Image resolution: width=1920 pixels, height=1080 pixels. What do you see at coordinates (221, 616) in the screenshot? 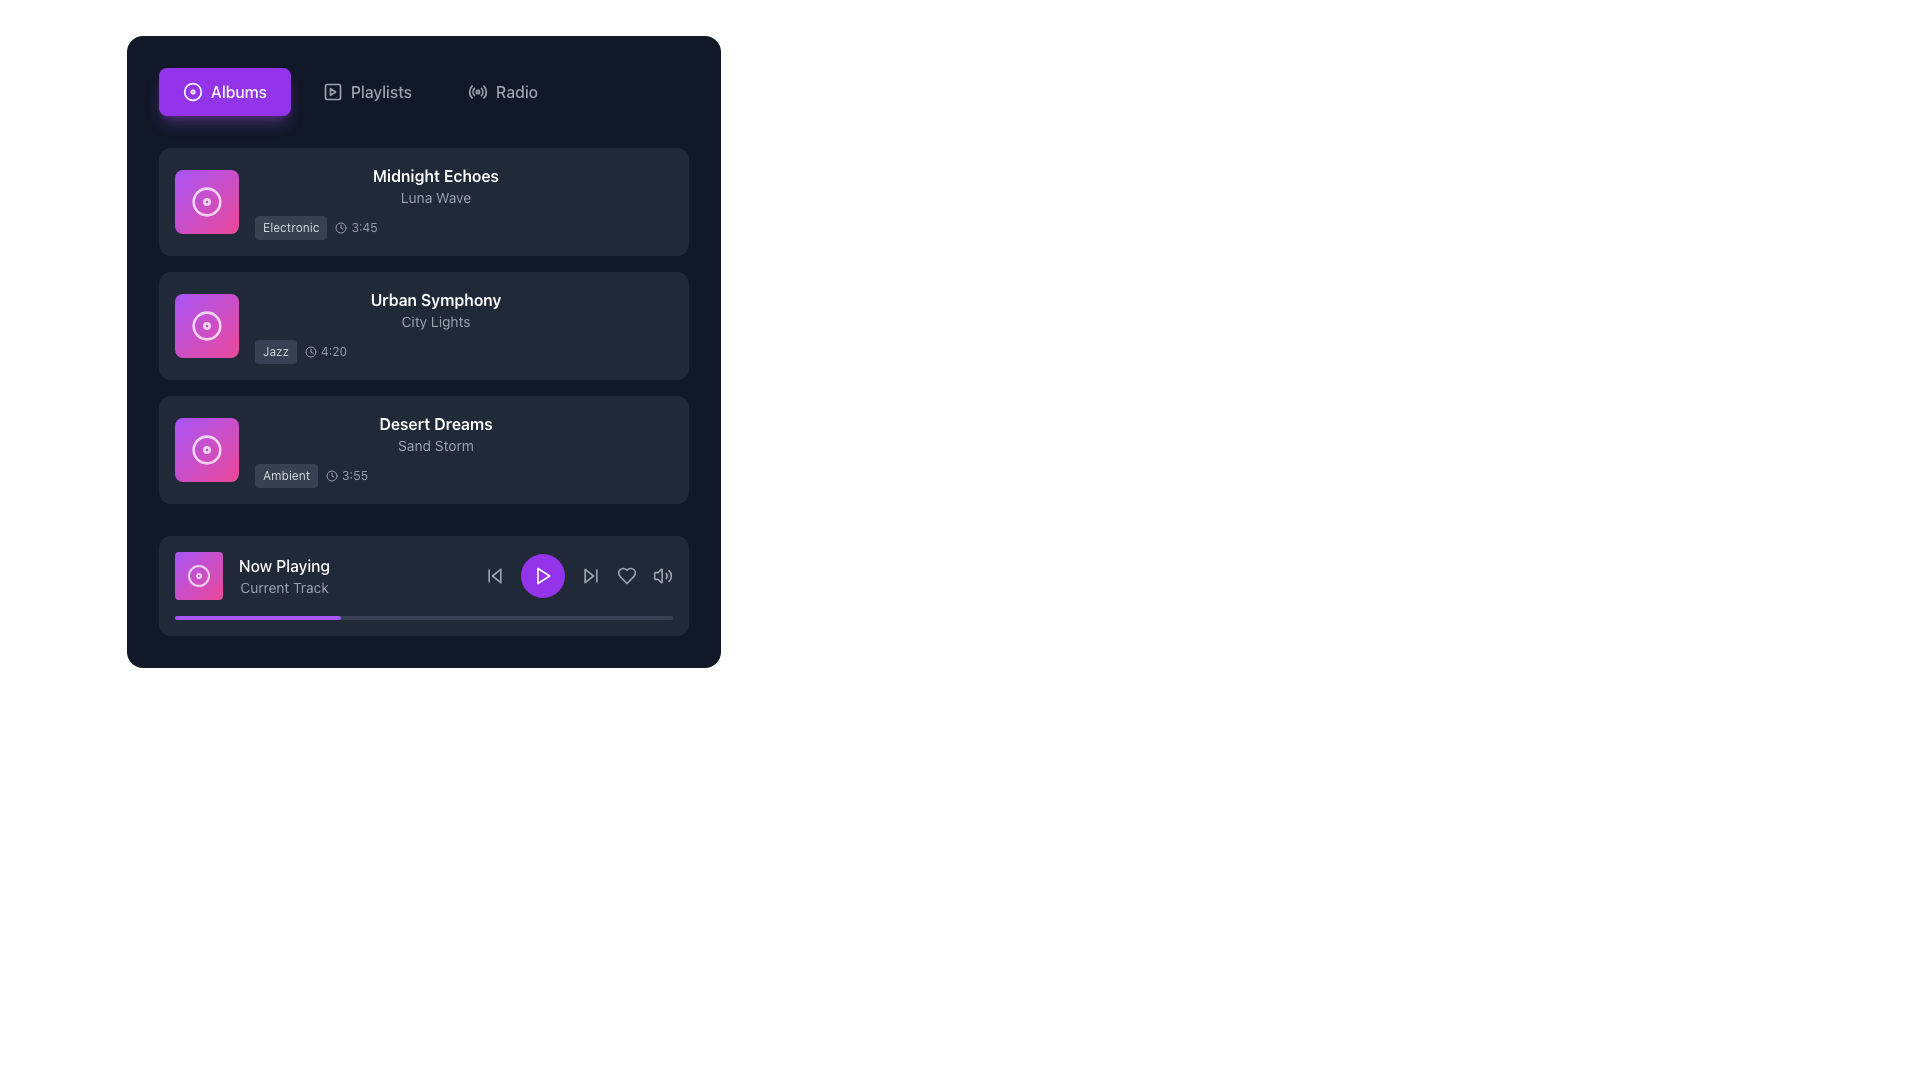
I see `the progress bar value` at bounding box center [221, 616].